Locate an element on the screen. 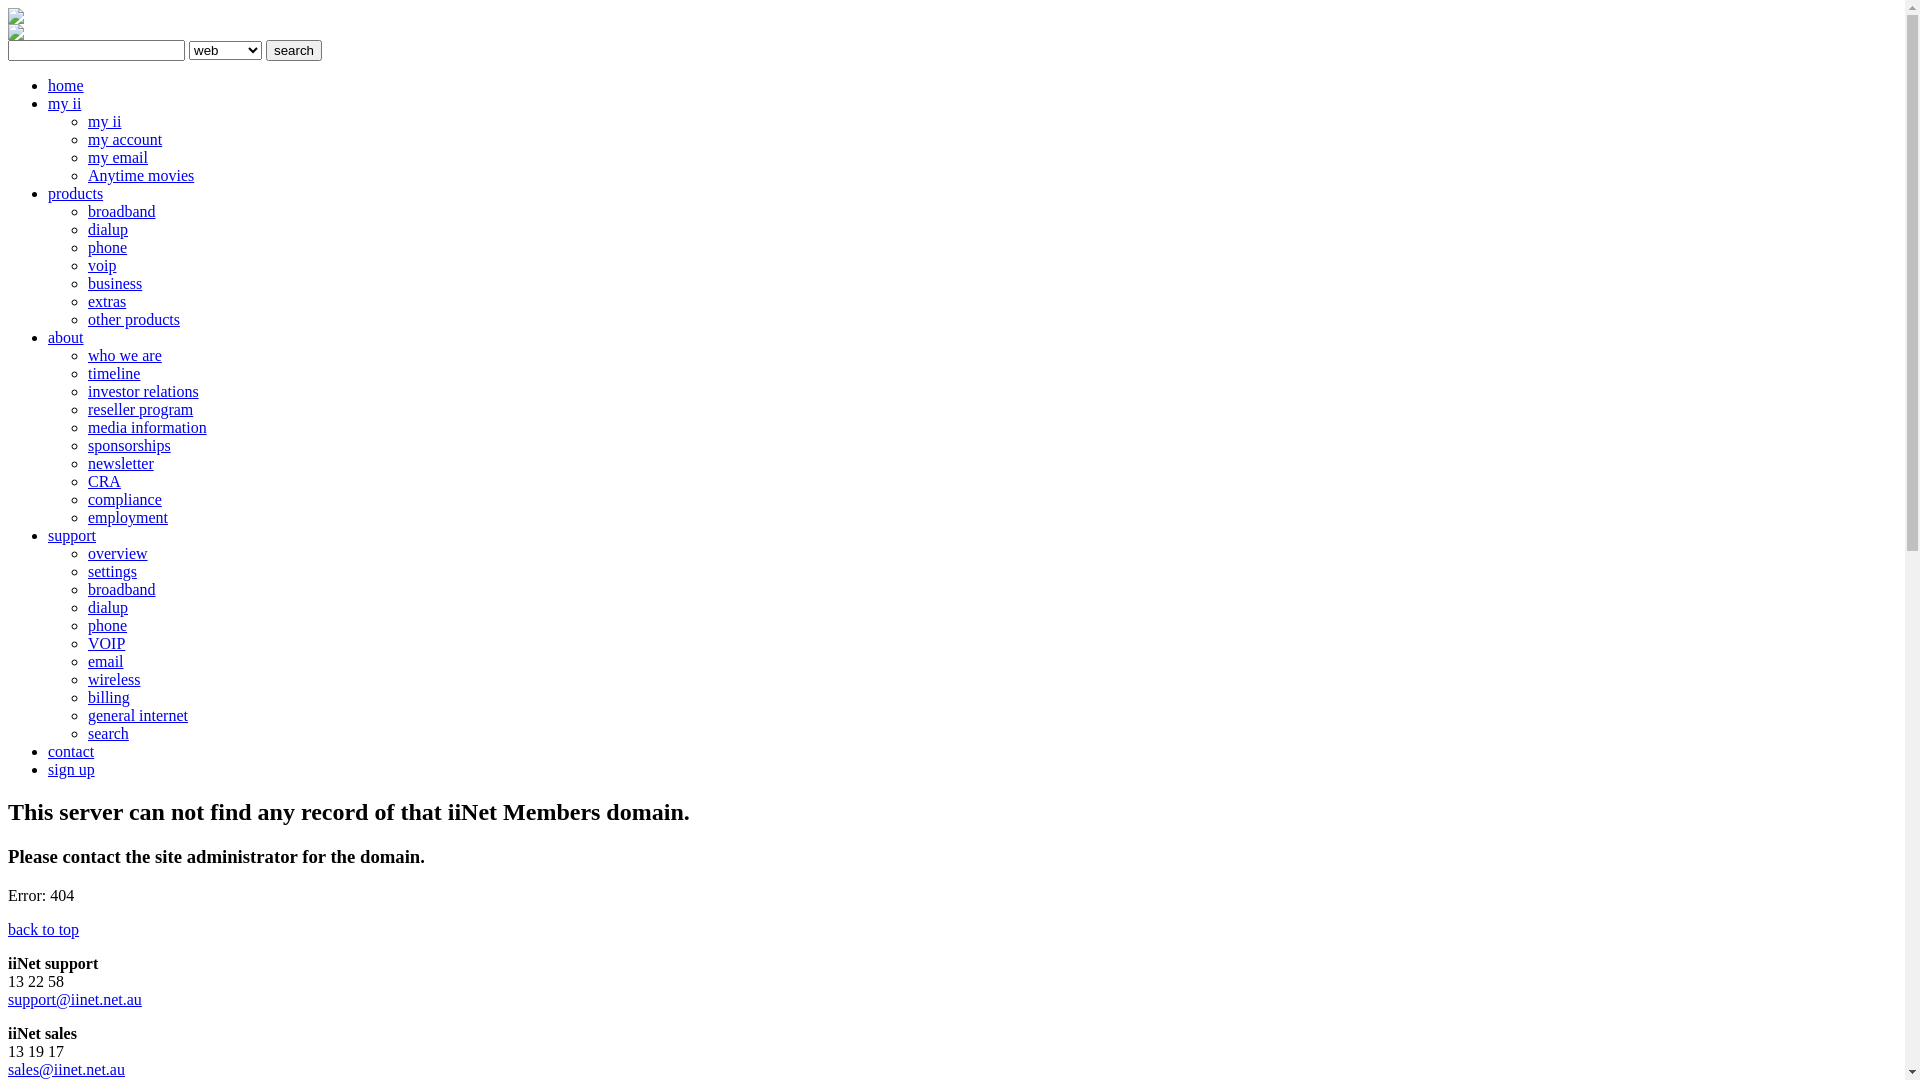  'my ii' is located at coordinates (86, 121).